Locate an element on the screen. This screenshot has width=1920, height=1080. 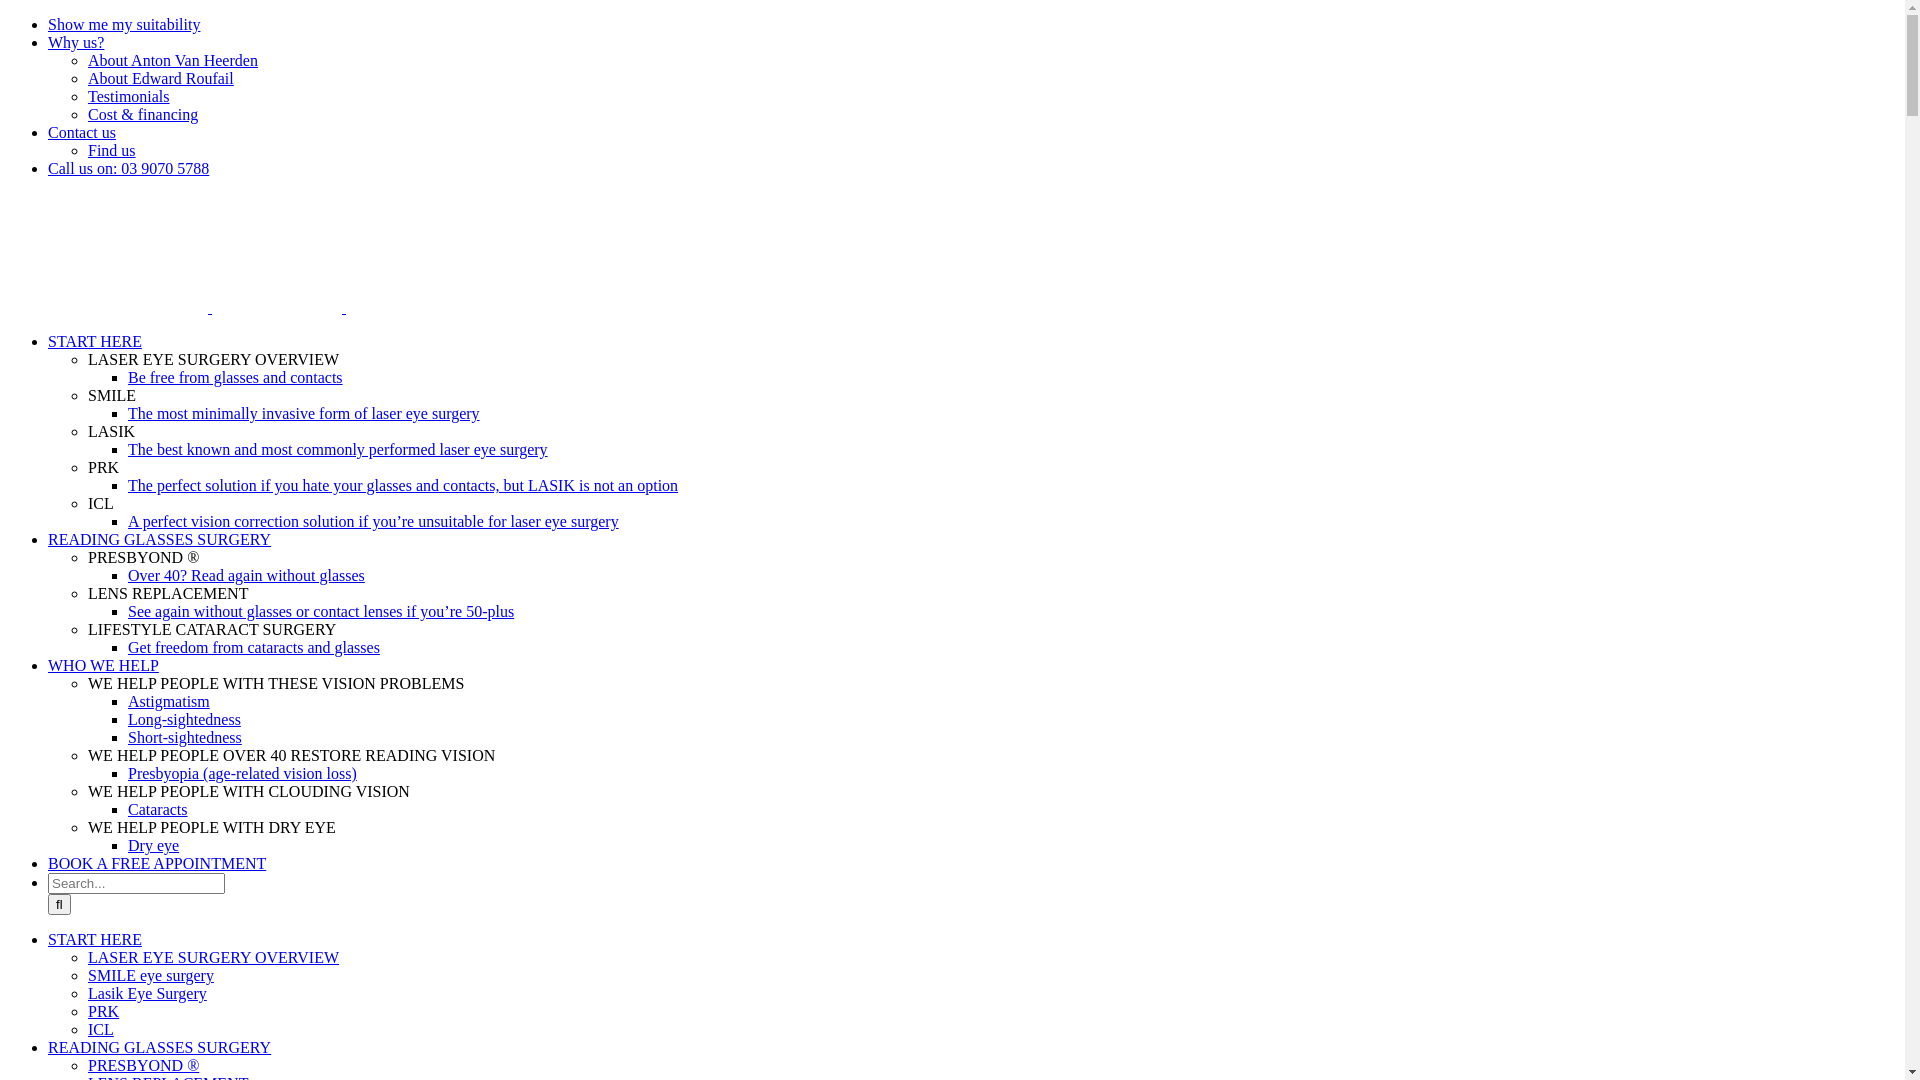
'Be free from glasses and contacts' is located at coordinates (235, 377).